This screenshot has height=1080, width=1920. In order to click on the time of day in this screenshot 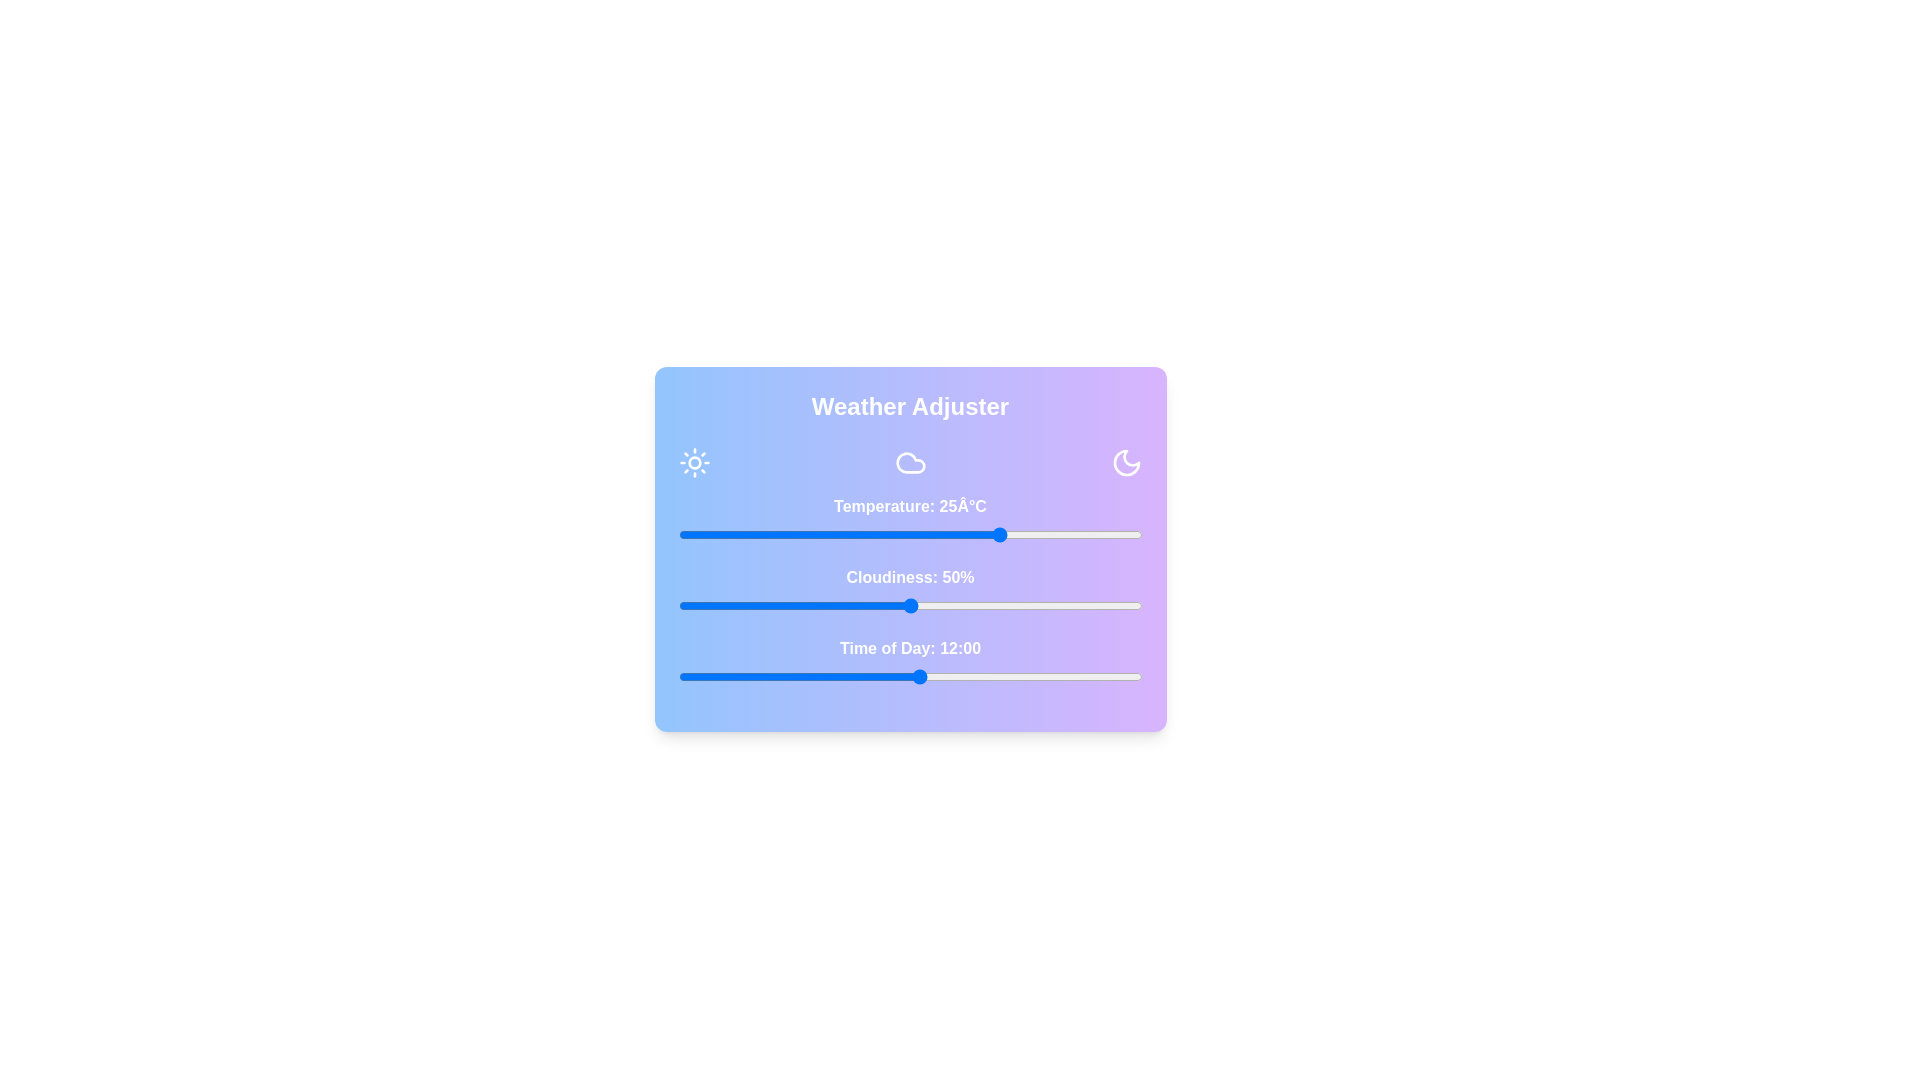, I will do `click(880, 676)`.